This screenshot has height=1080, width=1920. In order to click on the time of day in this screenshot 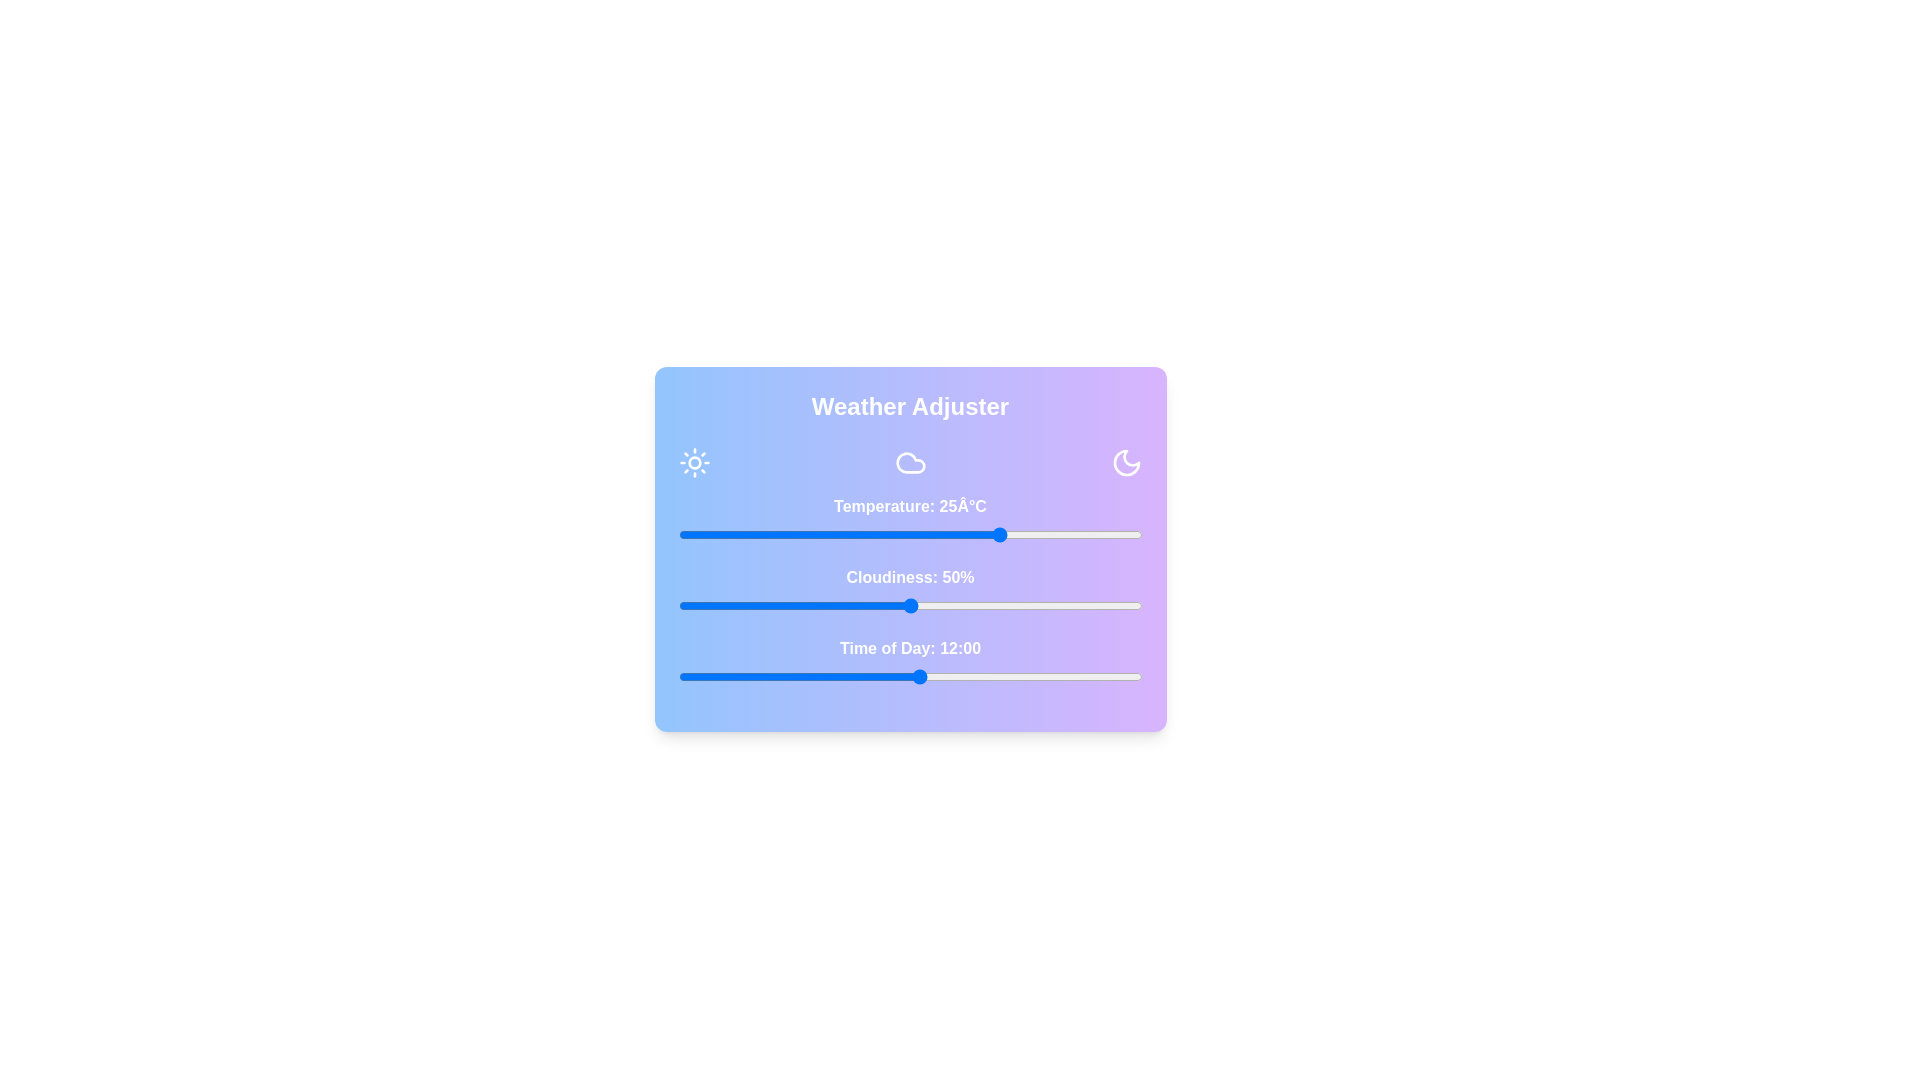, I will do `click(880, 676)`.